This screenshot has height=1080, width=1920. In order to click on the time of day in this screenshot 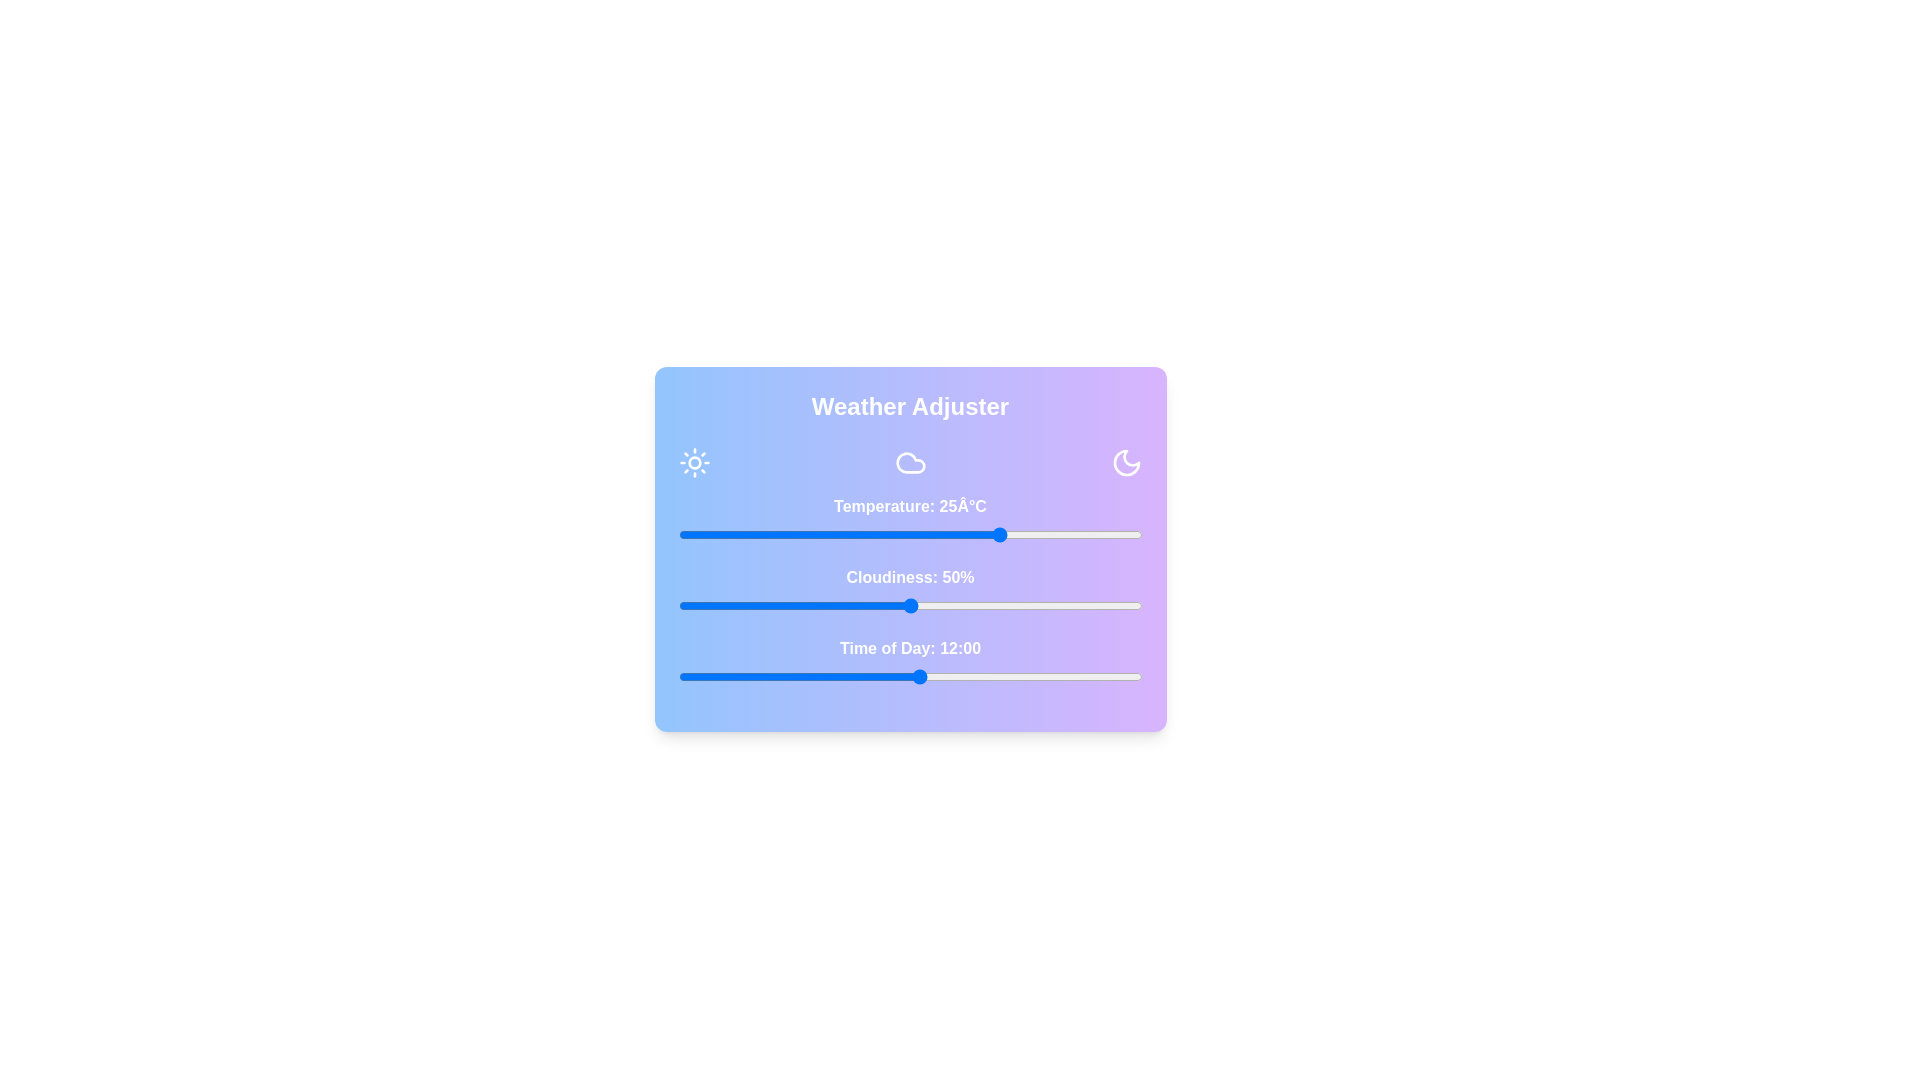, I will do `click(880, 676)`.